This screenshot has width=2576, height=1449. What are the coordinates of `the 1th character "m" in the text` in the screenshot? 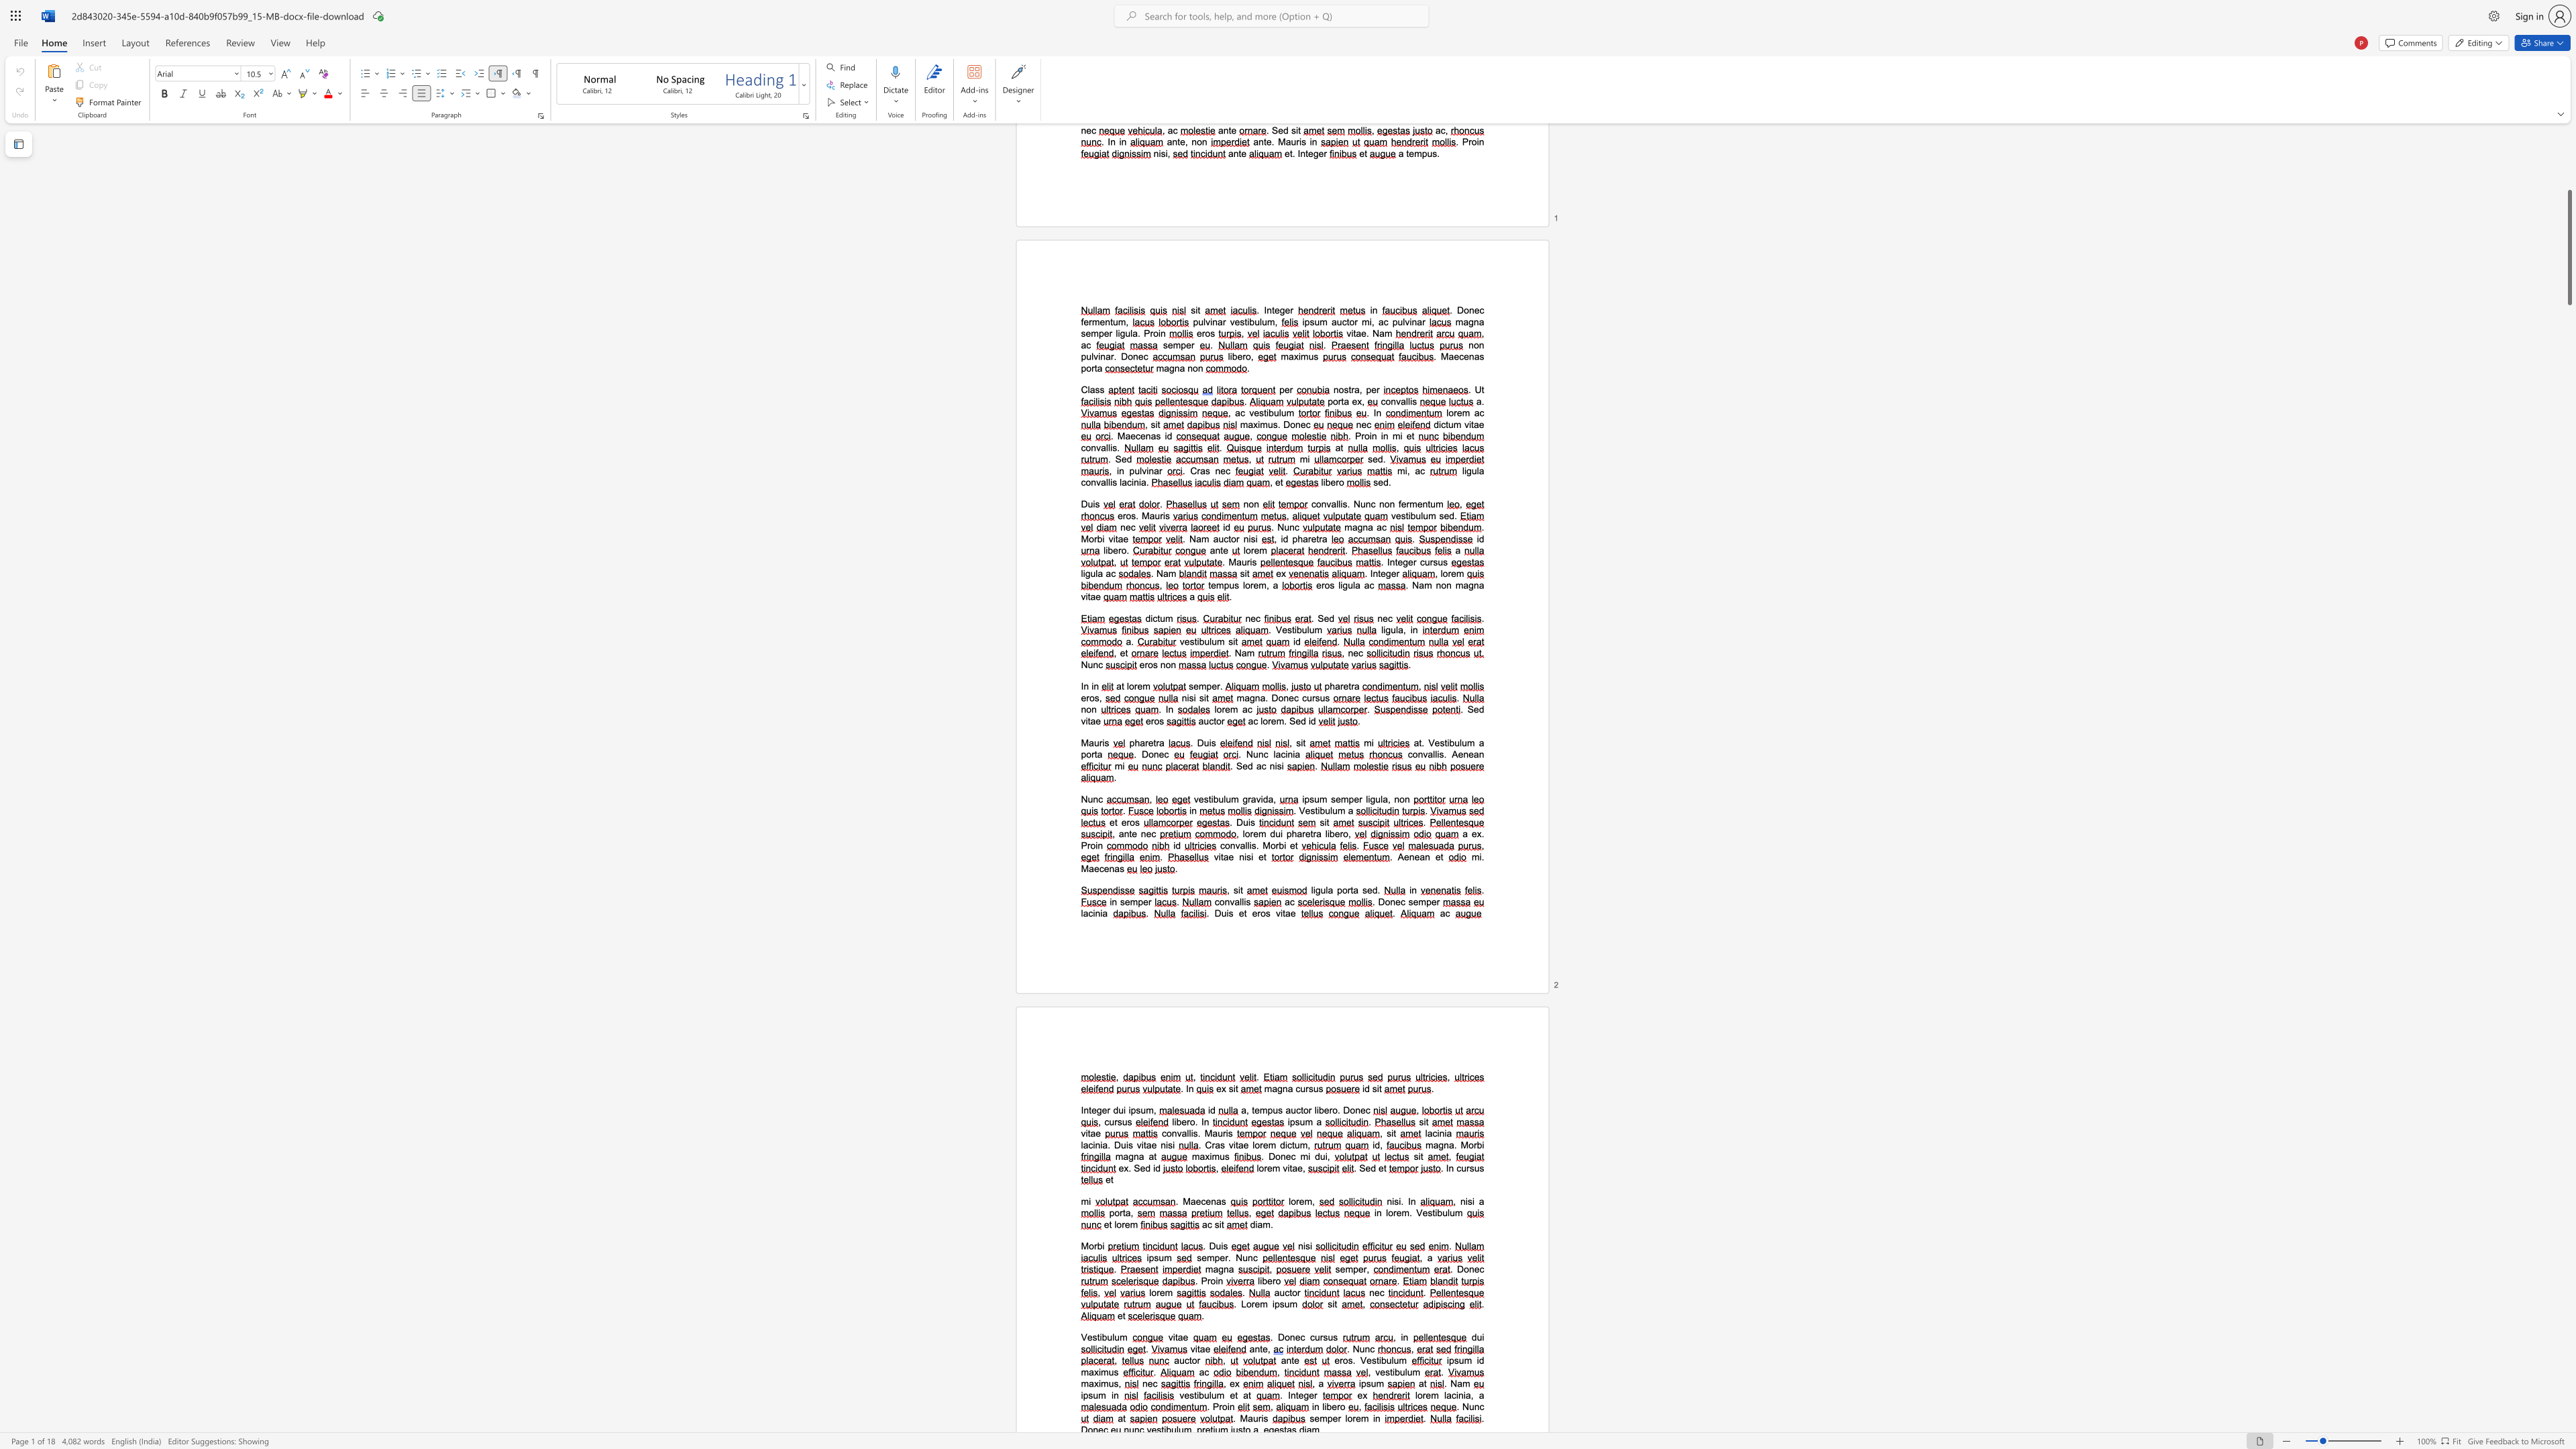 It's located at (1323, 1417).